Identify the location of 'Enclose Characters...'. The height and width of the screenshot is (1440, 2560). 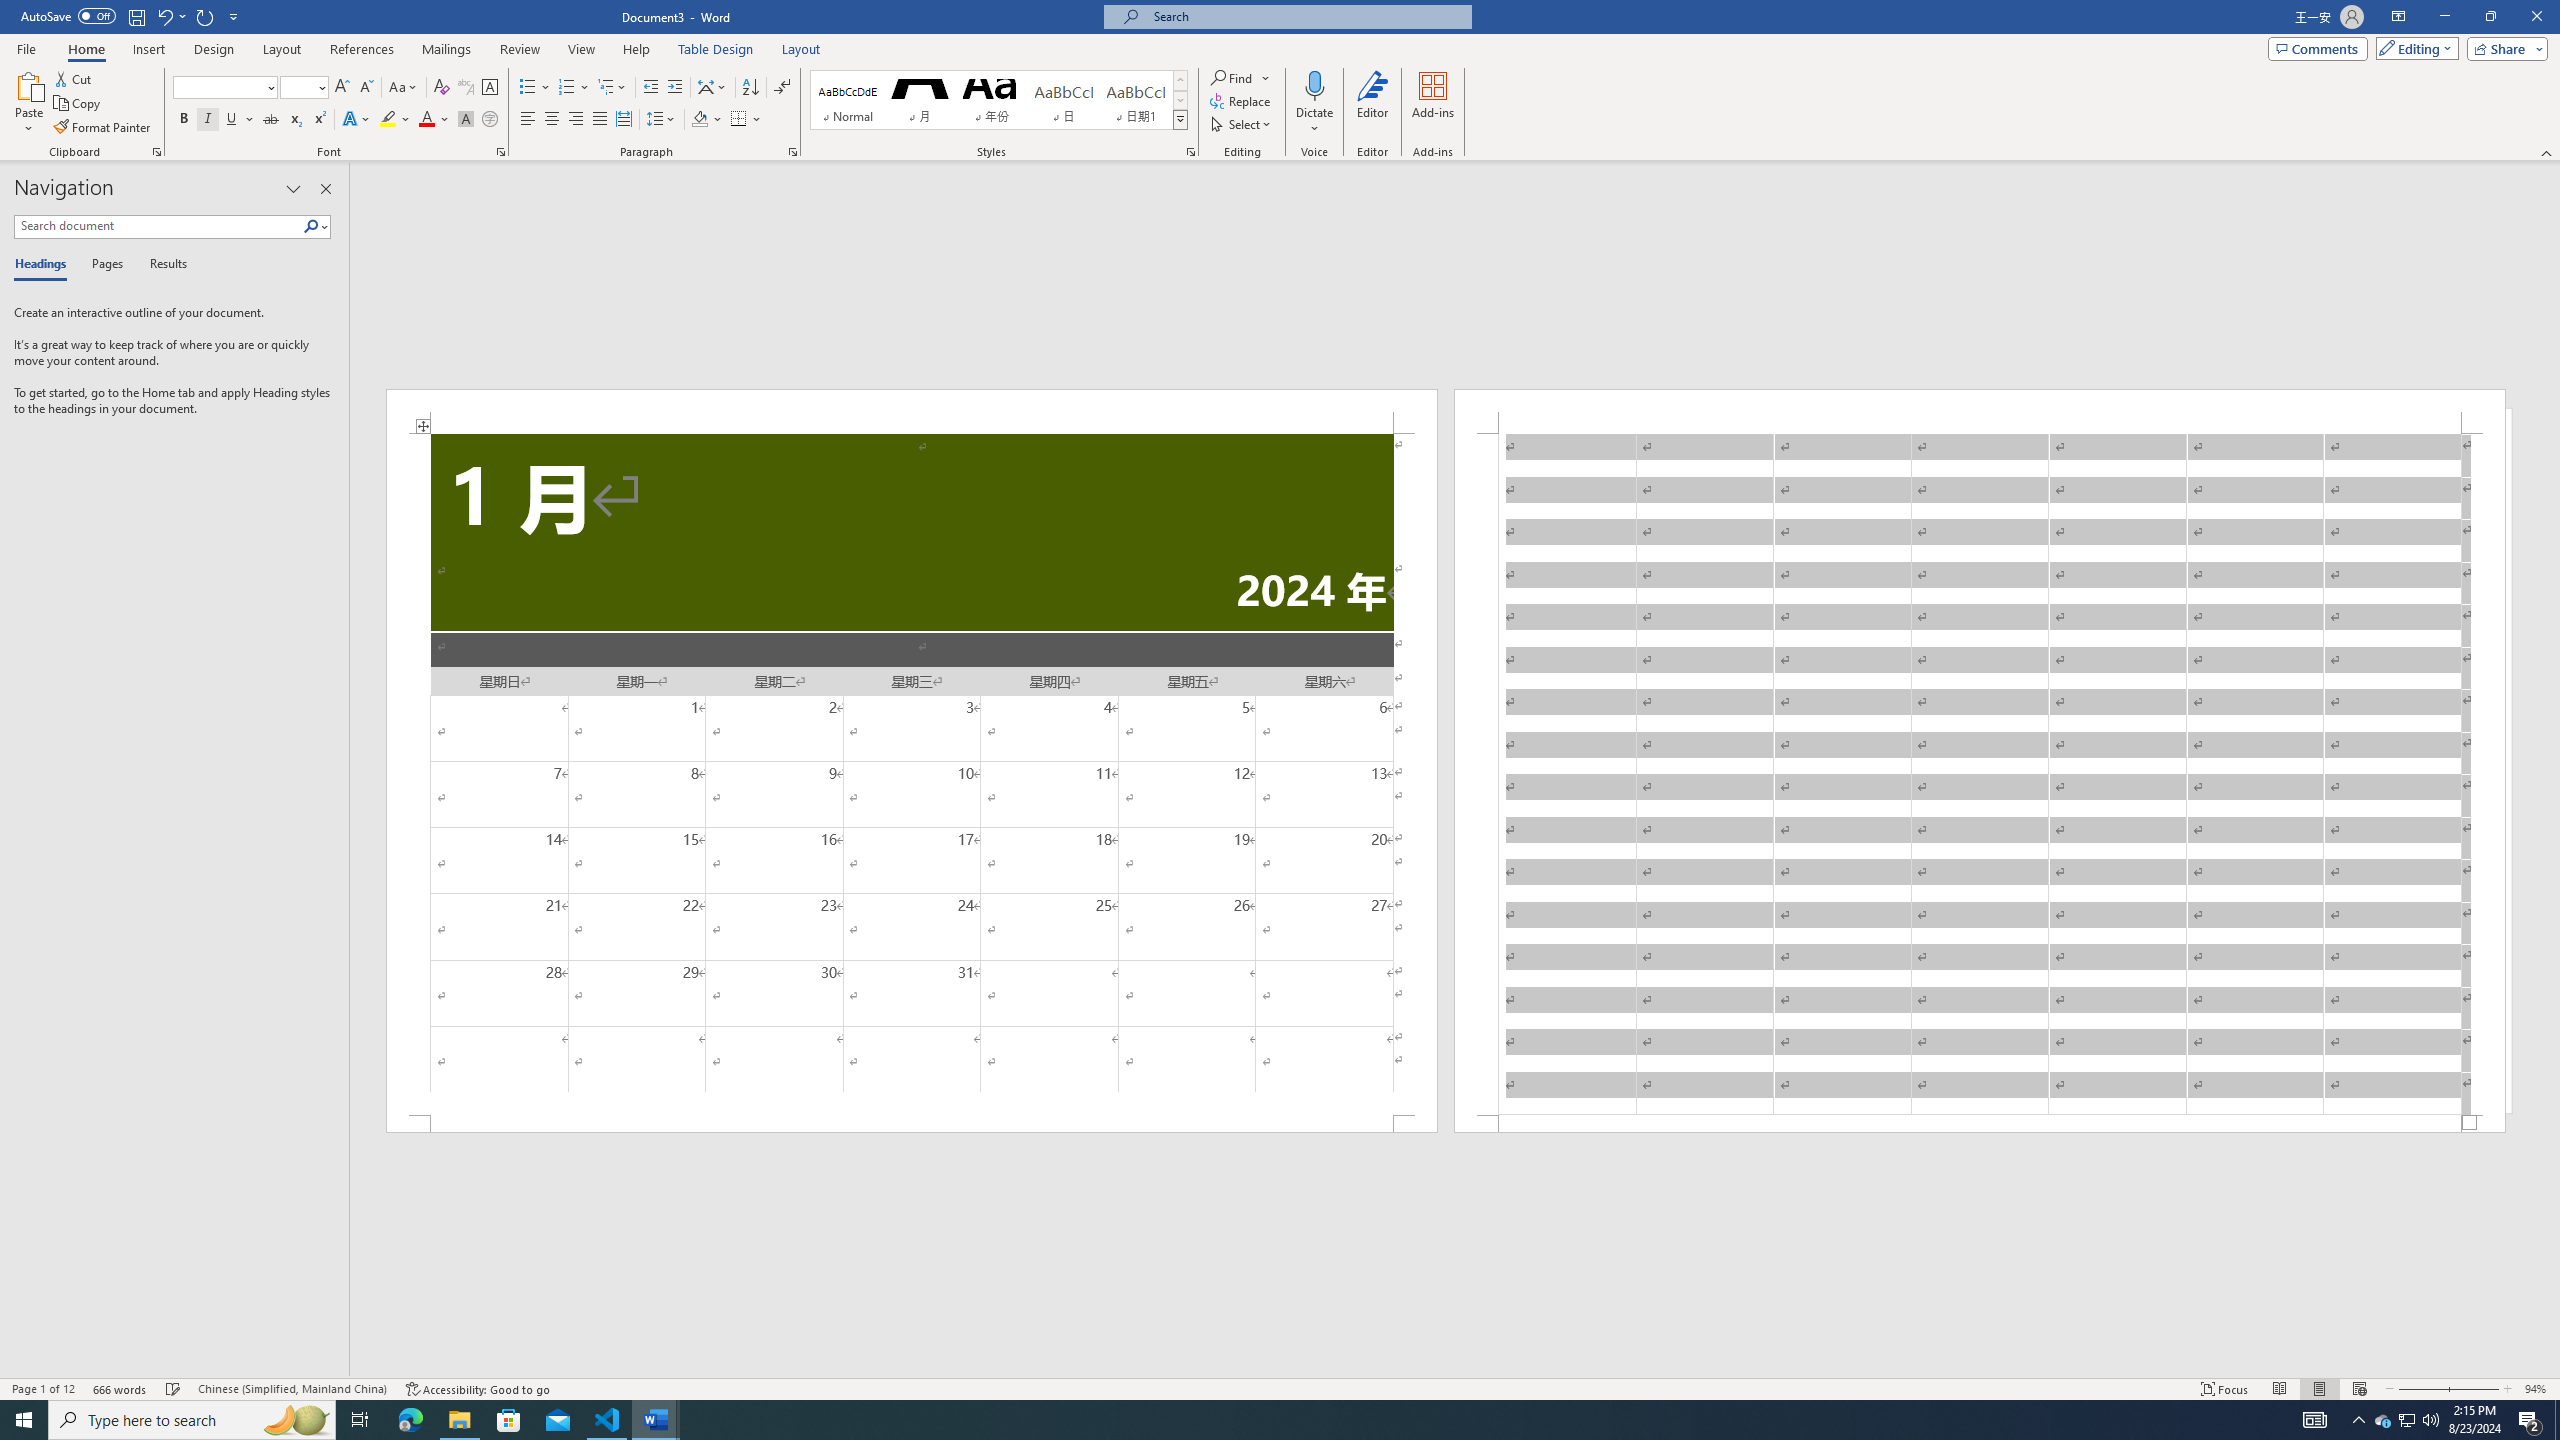
(489, 118).